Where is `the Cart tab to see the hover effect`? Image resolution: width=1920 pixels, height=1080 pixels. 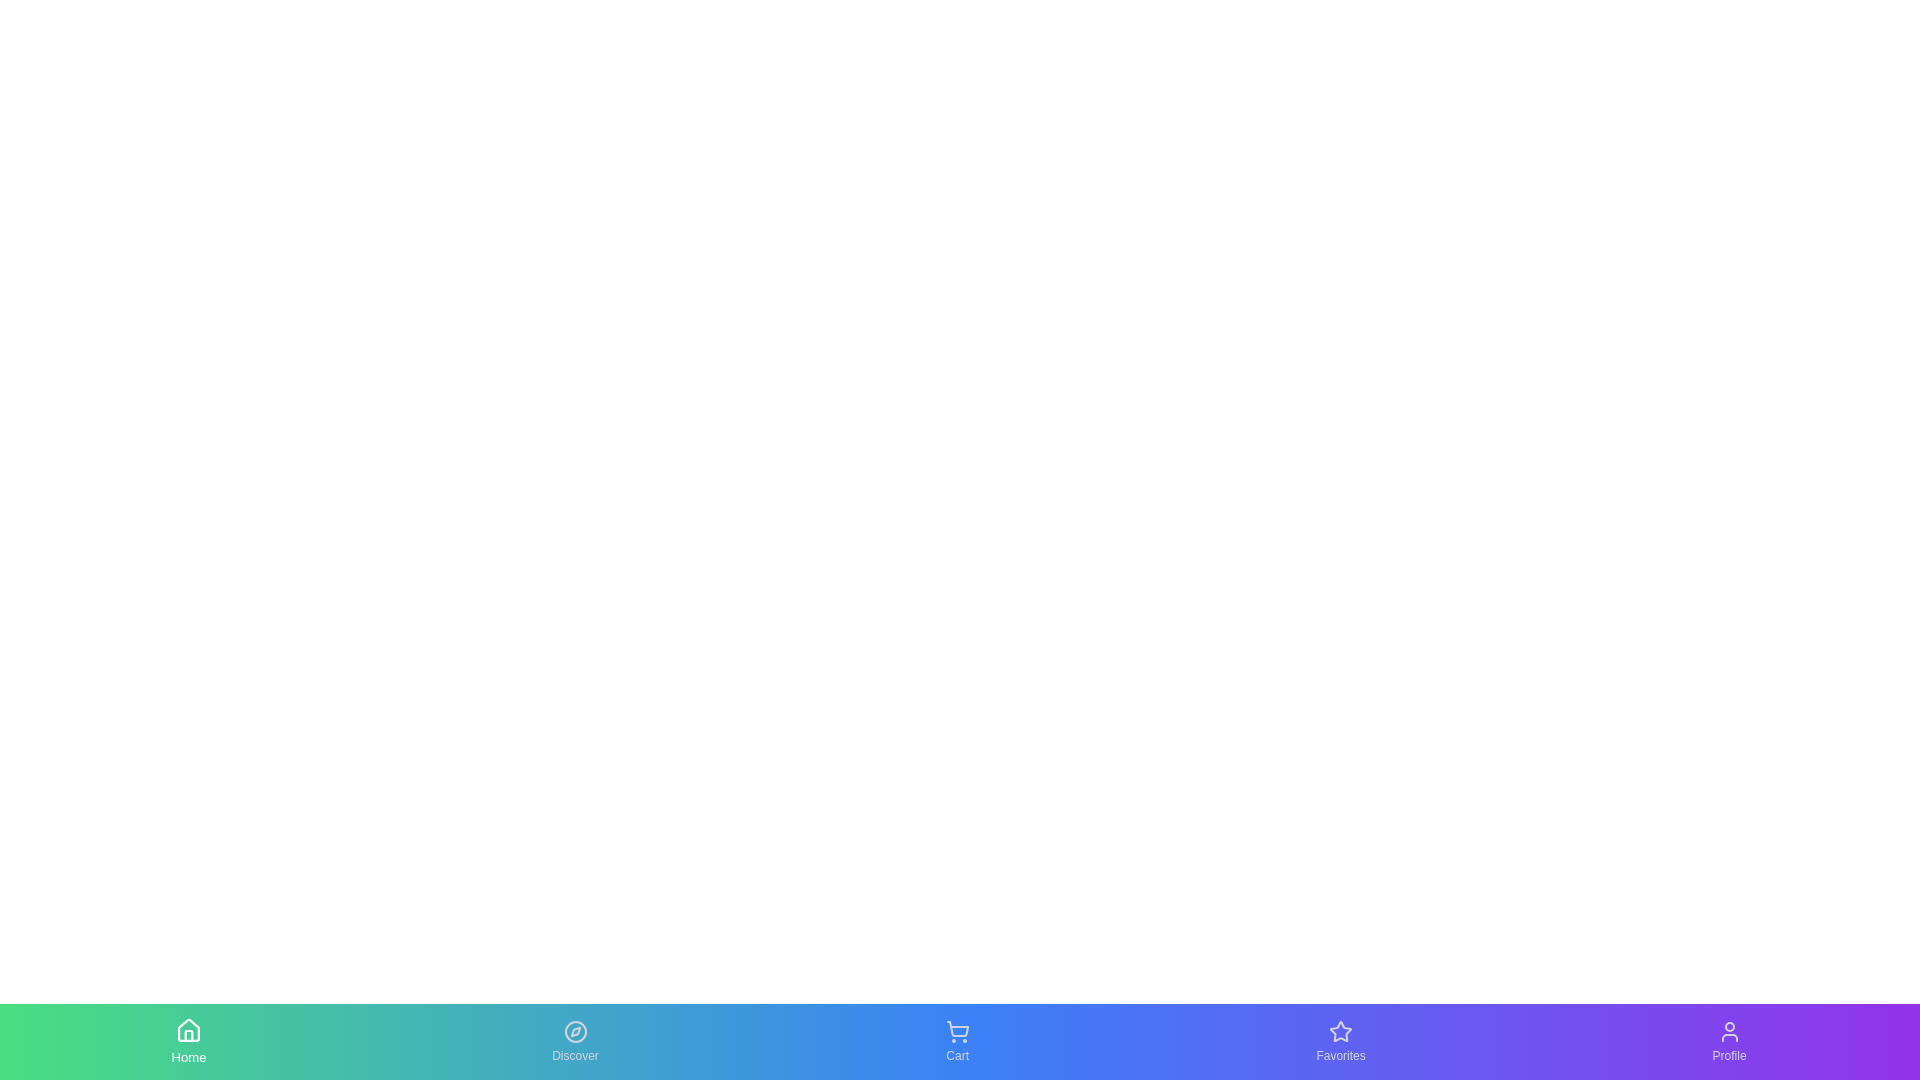 the Cart tab to see the hover effect is located at coordinates (955, 1040).